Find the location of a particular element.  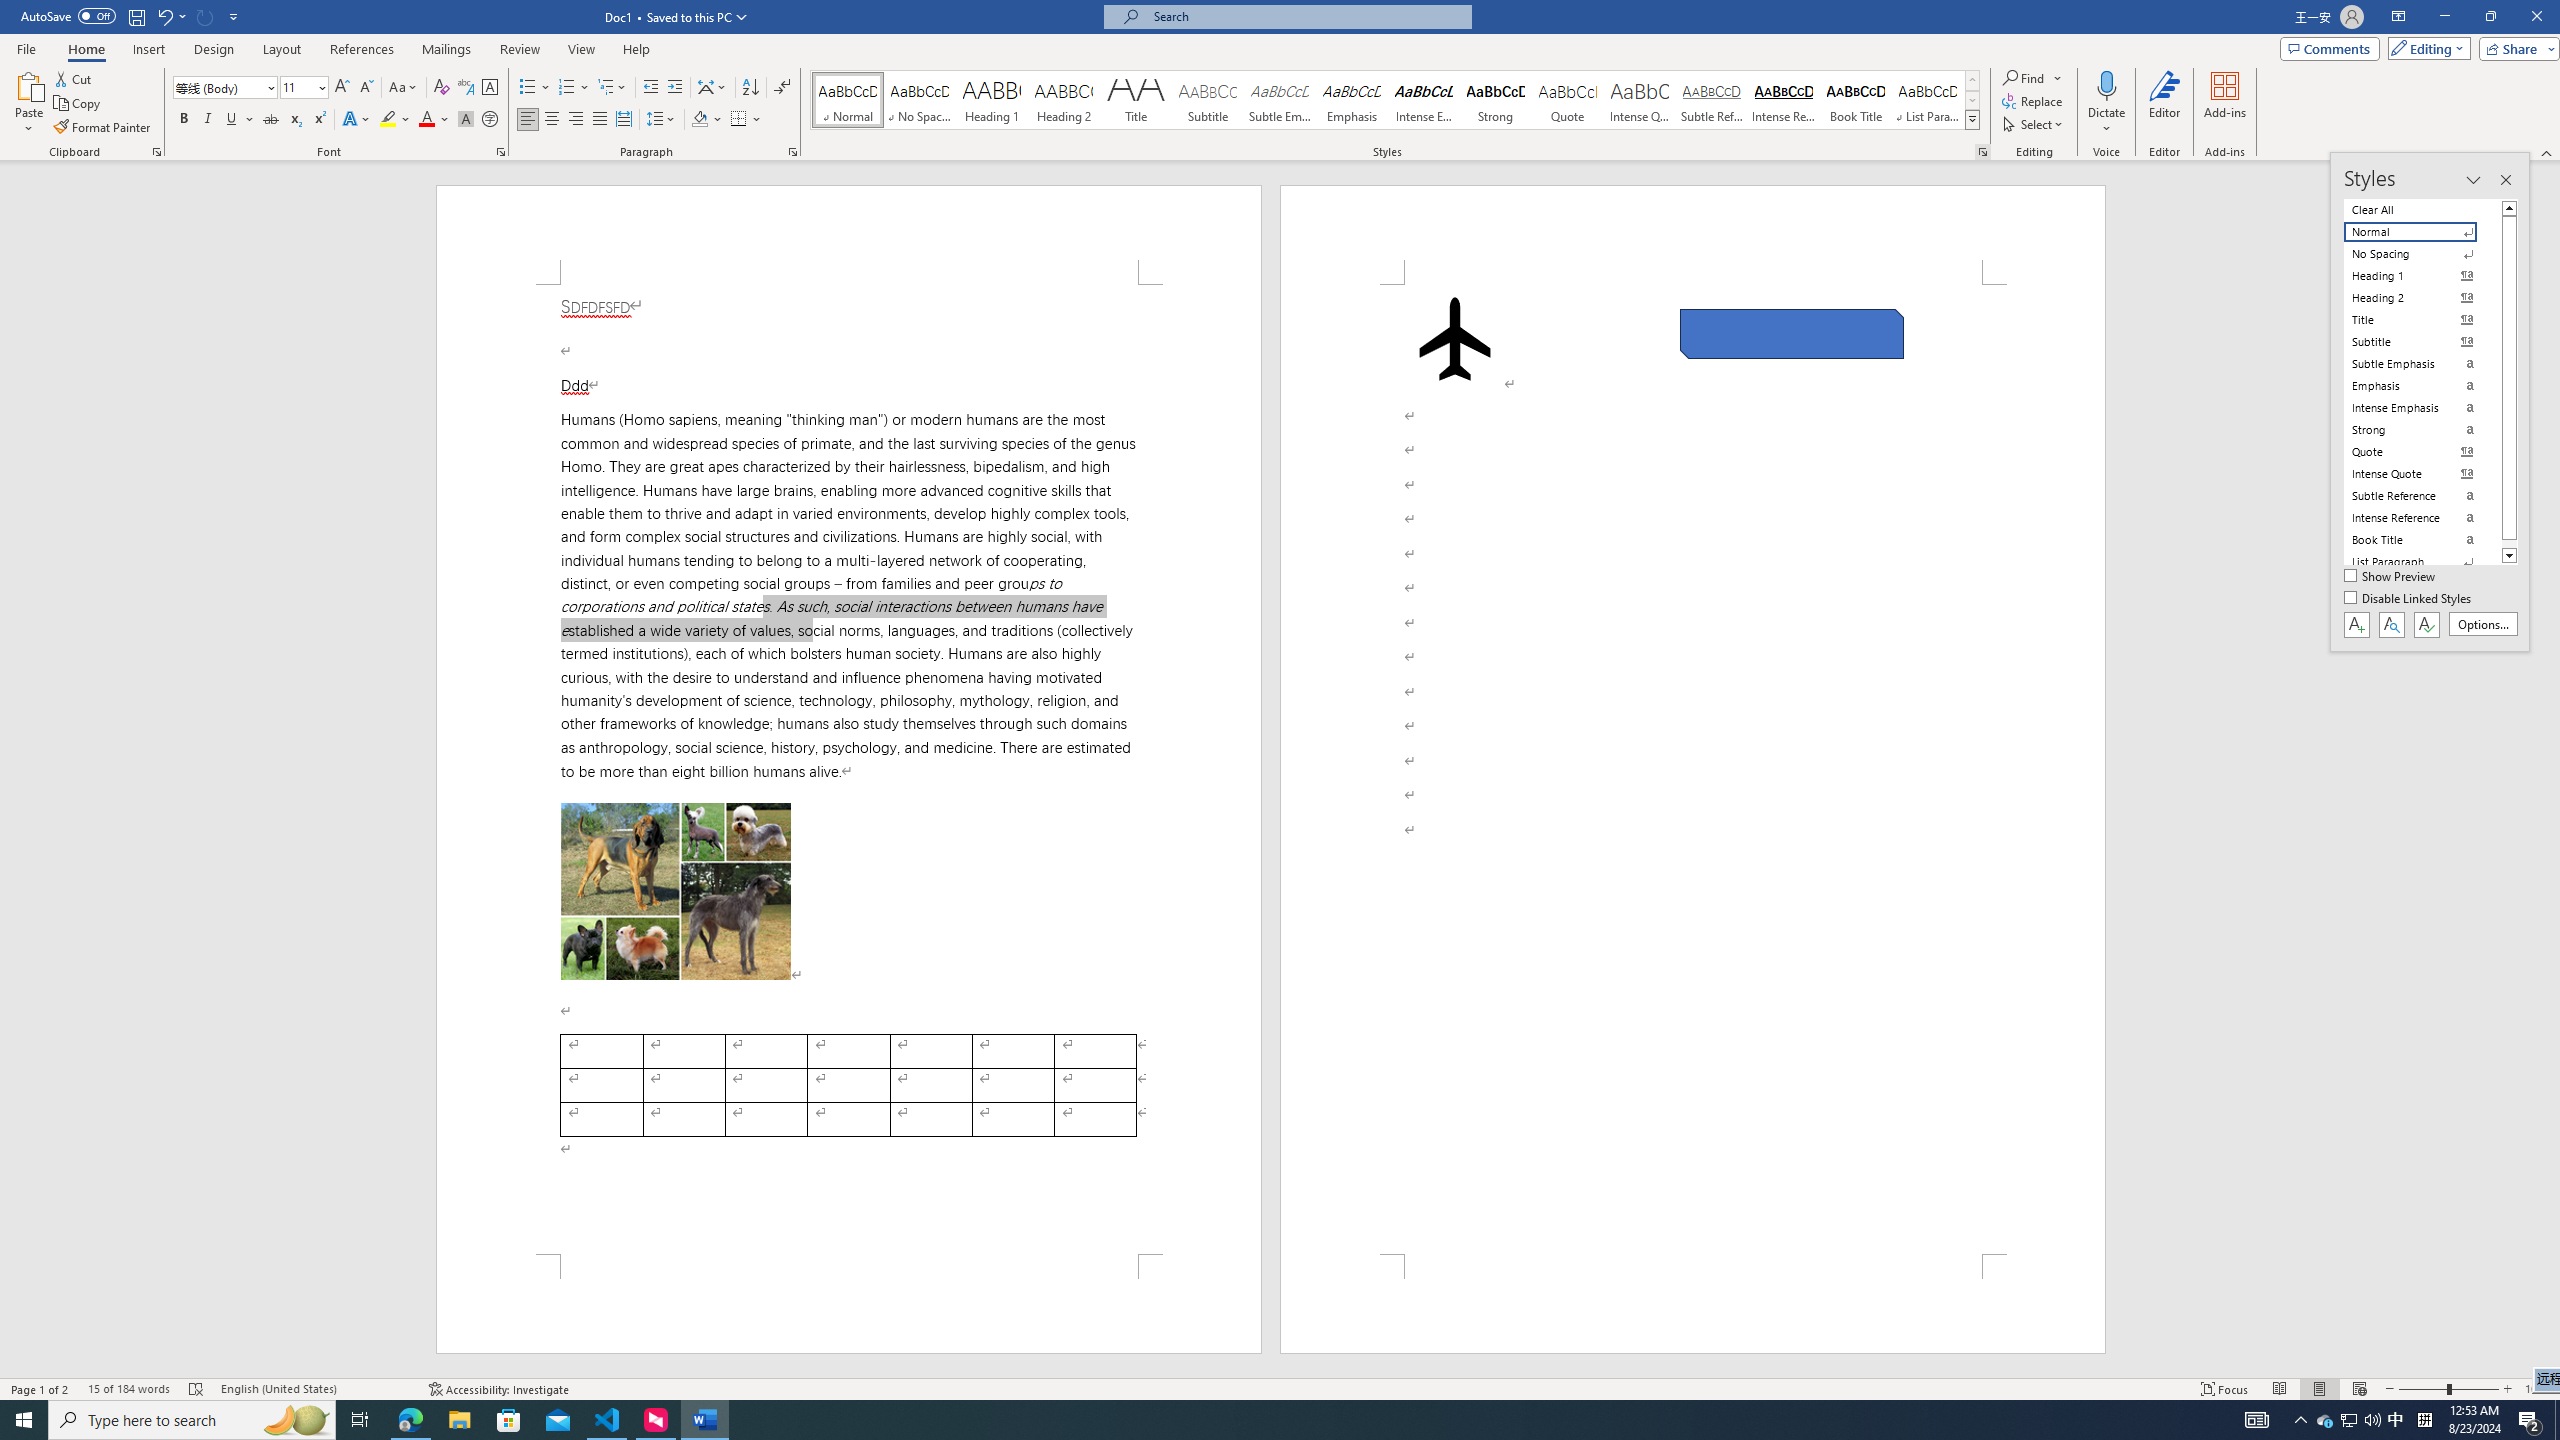

'AutoSave' is located at coordinates (69, 15).